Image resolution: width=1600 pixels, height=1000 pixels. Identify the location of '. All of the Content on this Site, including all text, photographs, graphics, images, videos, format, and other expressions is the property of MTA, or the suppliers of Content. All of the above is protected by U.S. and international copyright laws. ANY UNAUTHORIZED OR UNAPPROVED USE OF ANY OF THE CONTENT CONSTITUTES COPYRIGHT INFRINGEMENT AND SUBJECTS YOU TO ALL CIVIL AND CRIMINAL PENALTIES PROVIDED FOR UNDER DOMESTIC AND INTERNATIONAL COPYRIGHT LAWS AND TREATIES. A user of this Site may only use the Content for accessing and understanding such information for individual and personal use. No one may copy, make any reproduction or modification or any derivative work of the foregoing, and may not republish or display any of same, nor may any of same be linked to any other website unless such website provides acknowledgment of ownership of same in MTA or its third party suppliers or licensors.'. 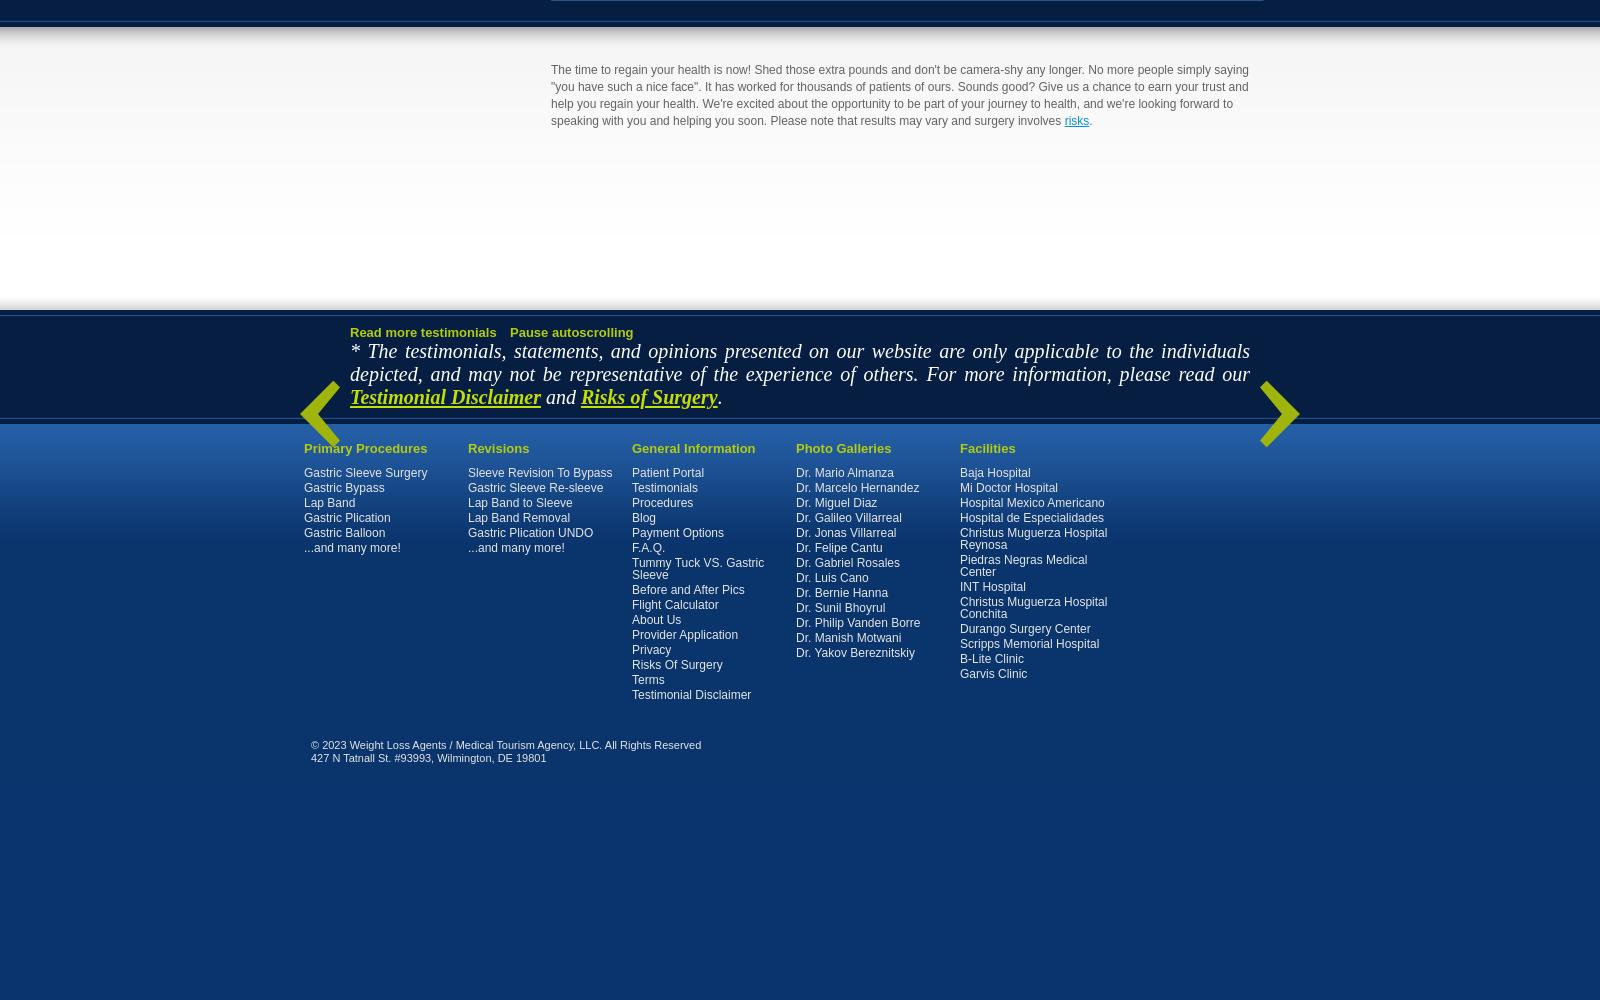
(798, 905).